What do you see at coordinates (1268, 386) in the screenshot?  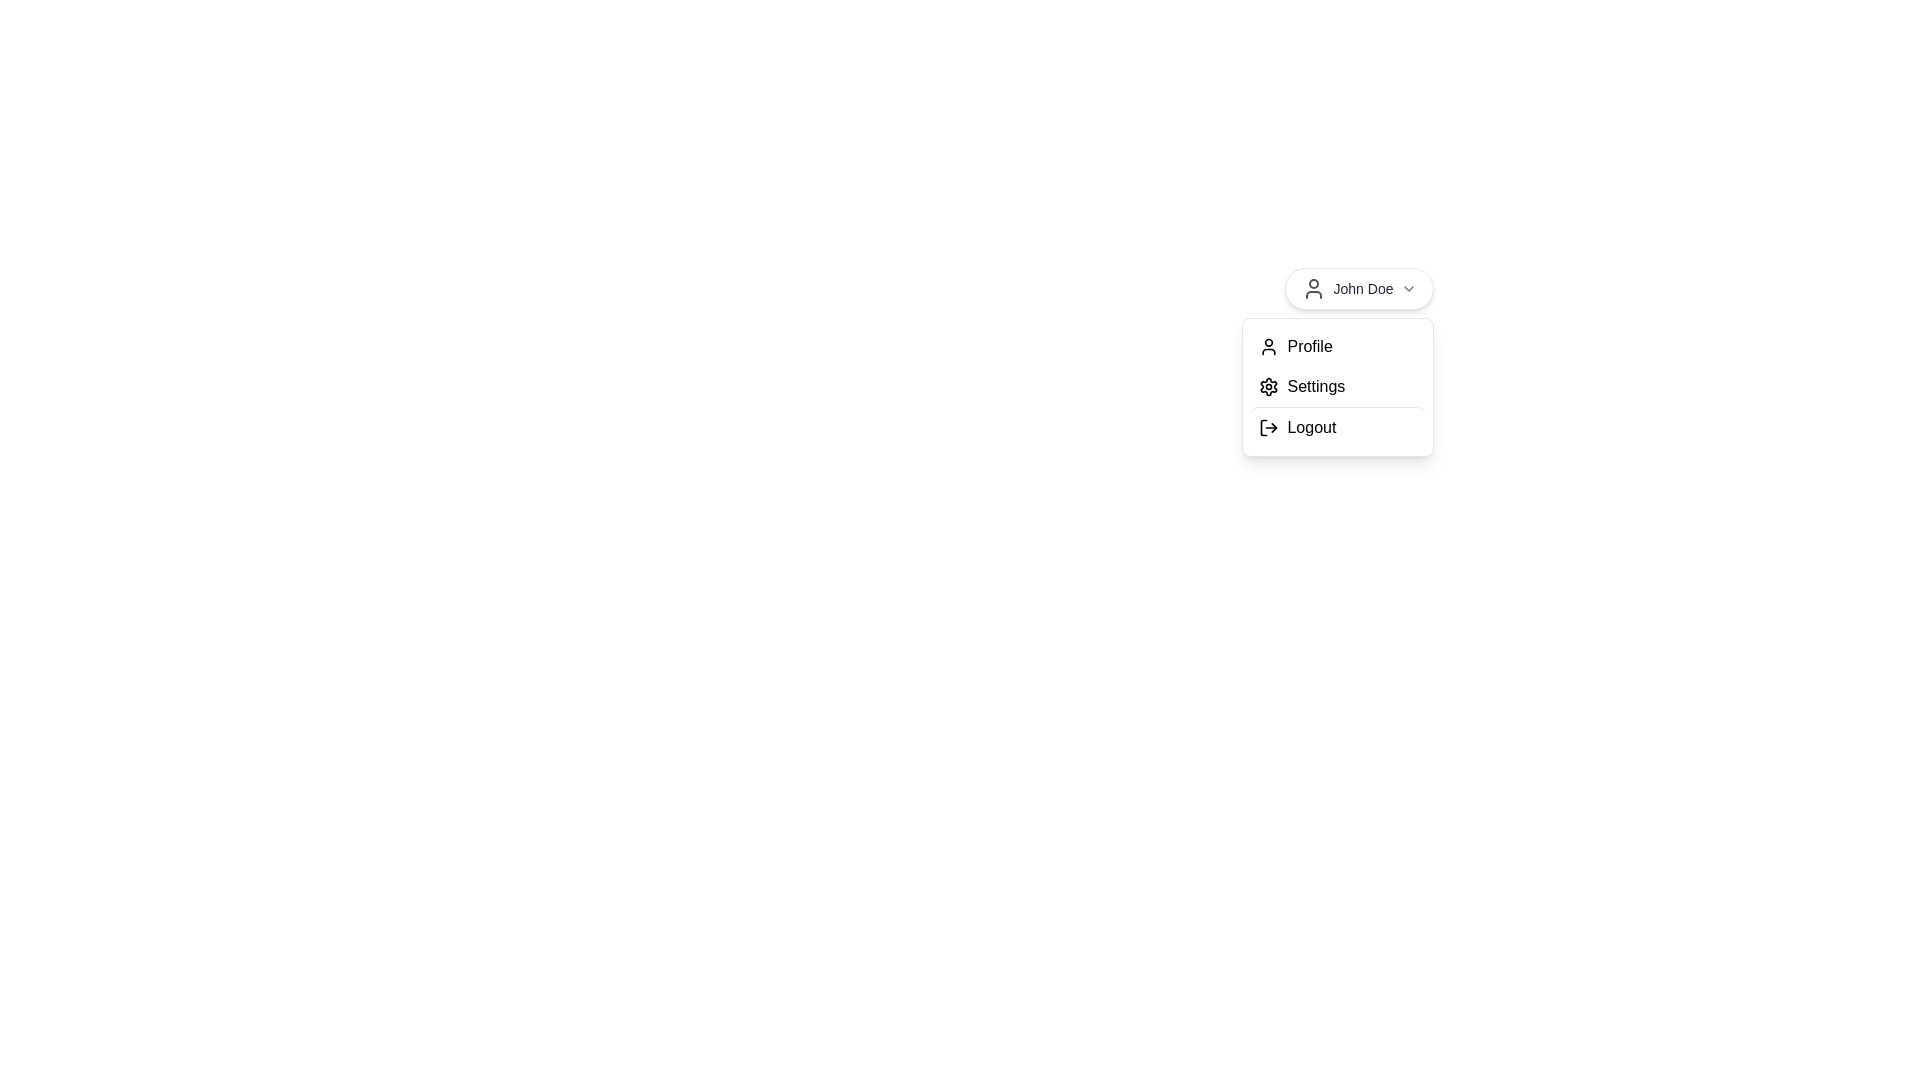 I see `the settings icon located in the dropdown menu, which is positioned second from the top and adjacent to the 'Settings' text label` at bounding box center [1268, 386].